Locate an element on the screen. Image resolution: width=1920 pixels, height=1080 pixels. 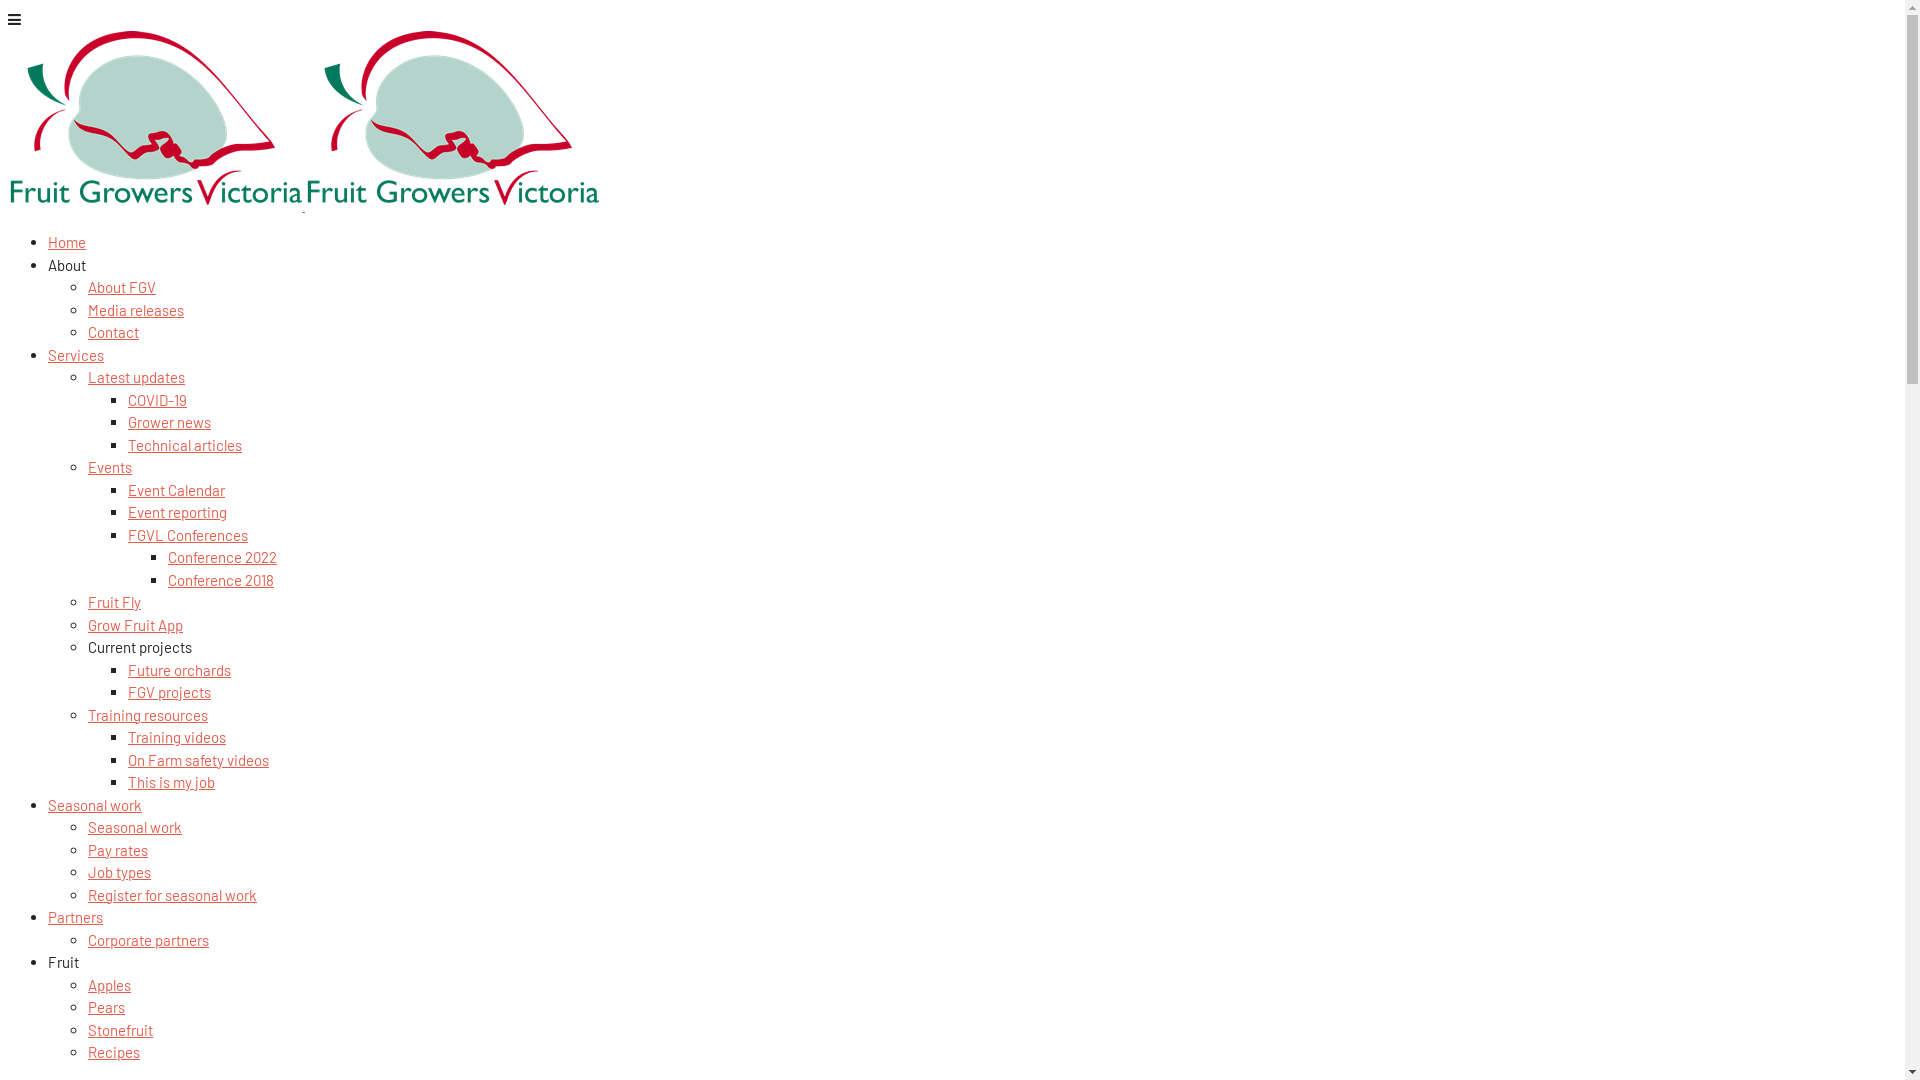
'Latest updates' is located at coordinates (135, 377).